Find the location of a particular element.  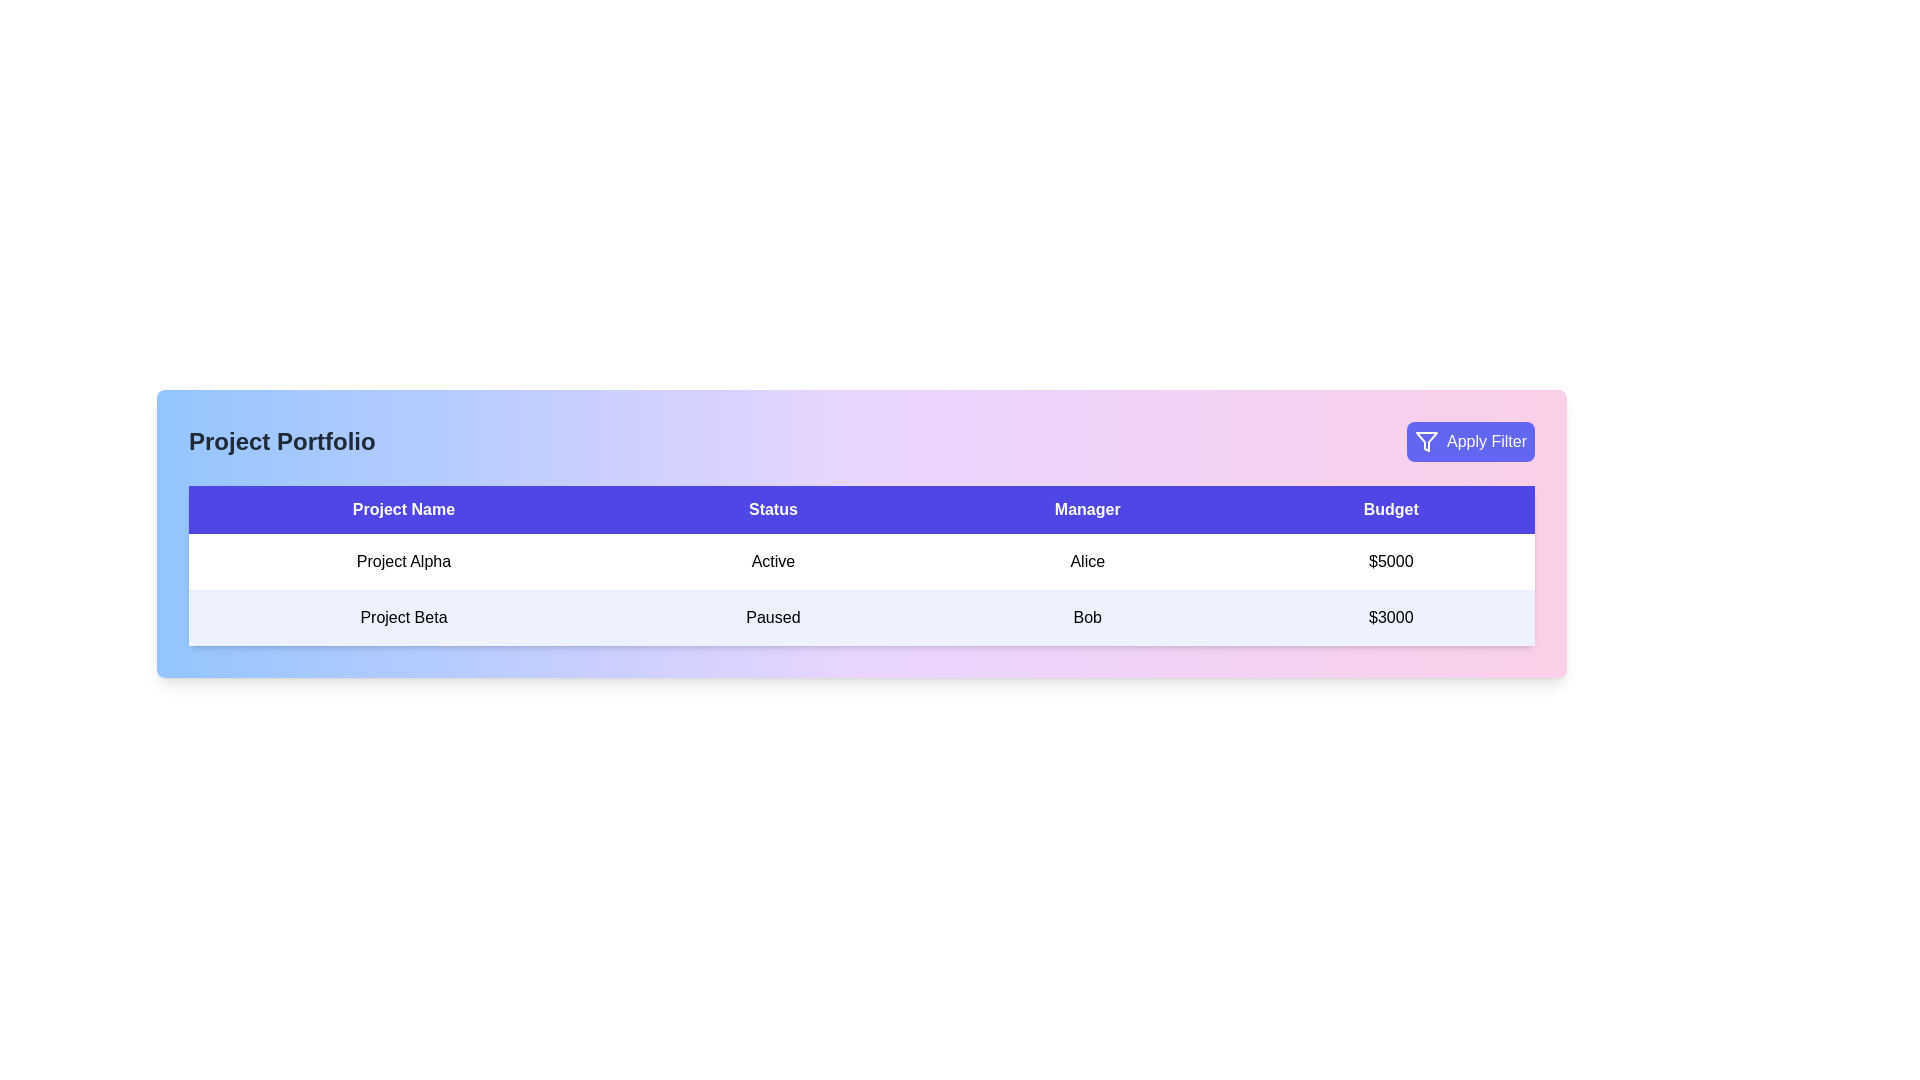

the text label displaying 'Project Alpha' located in the leftmost column under the header 'Project Name' in the table is located at coordinates (402, 562).